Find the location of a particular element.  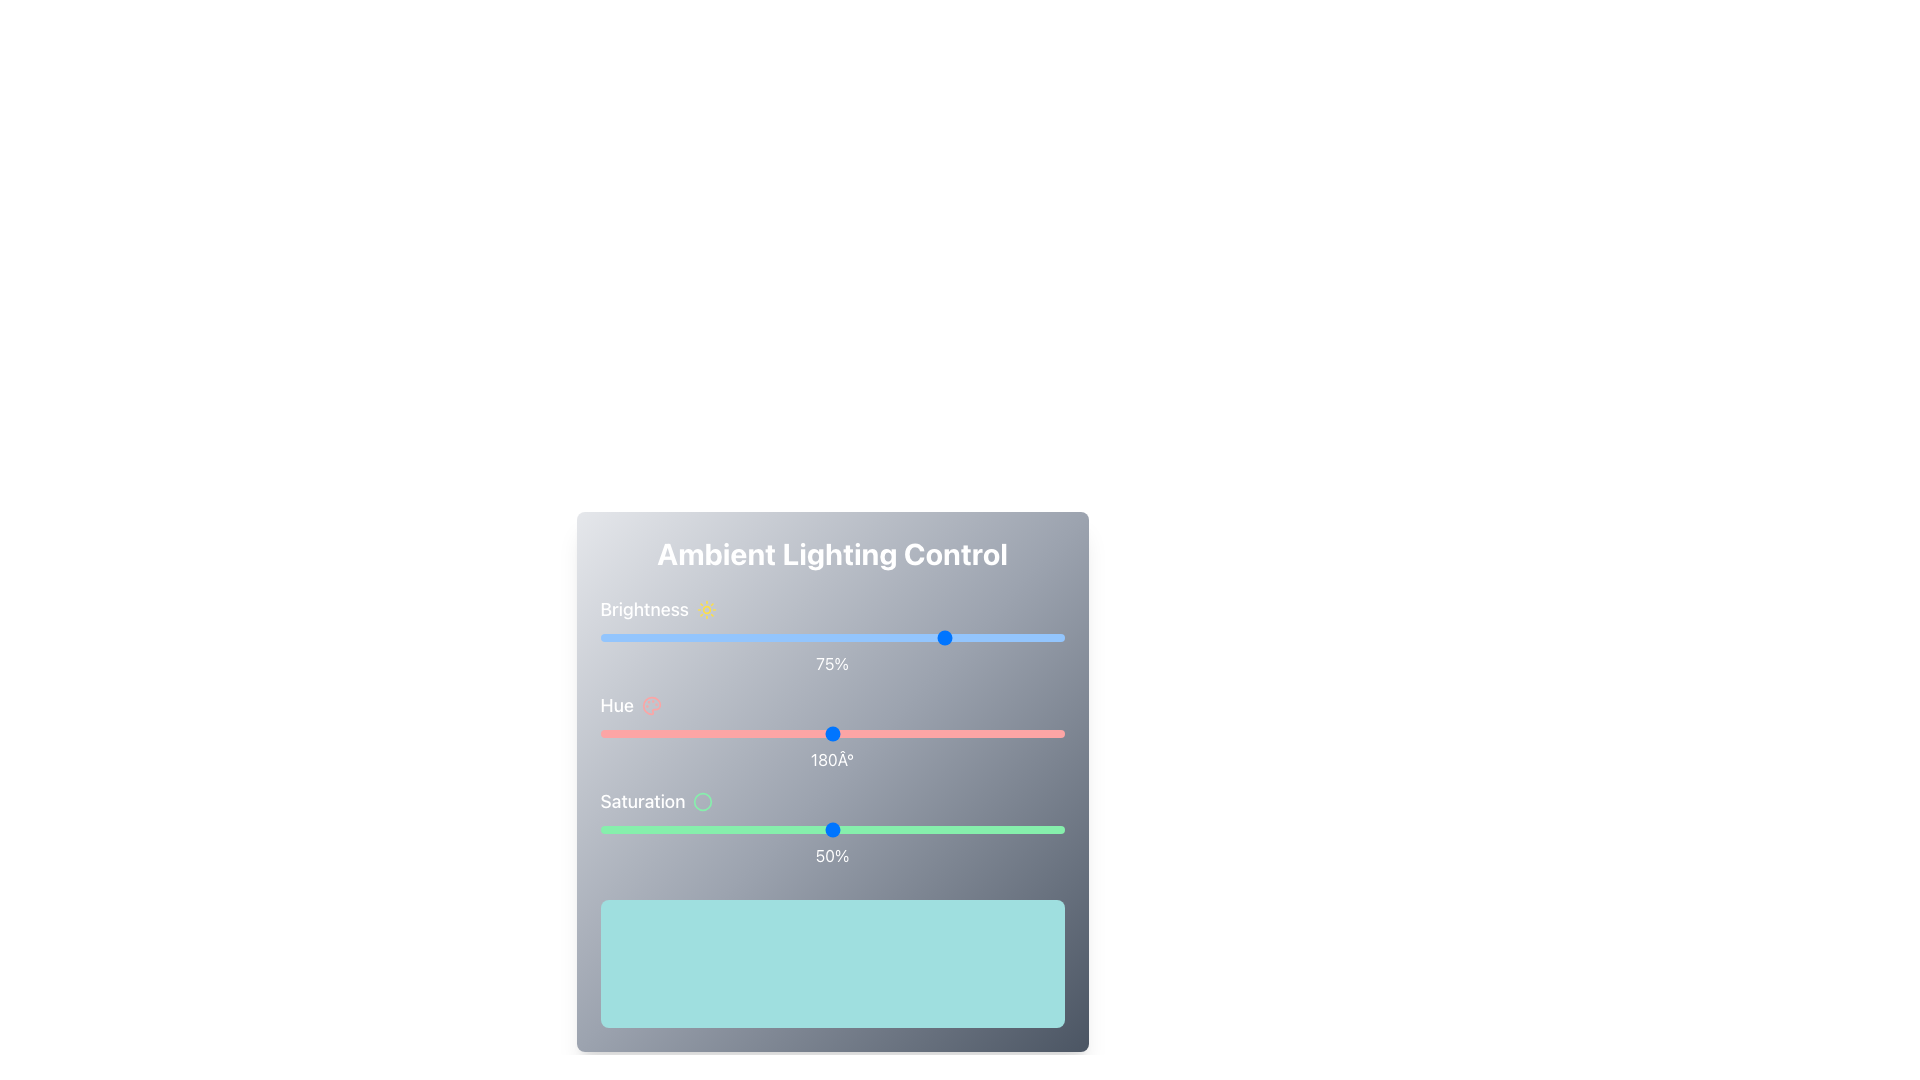

the hue value is located at coordinates (840, 733).